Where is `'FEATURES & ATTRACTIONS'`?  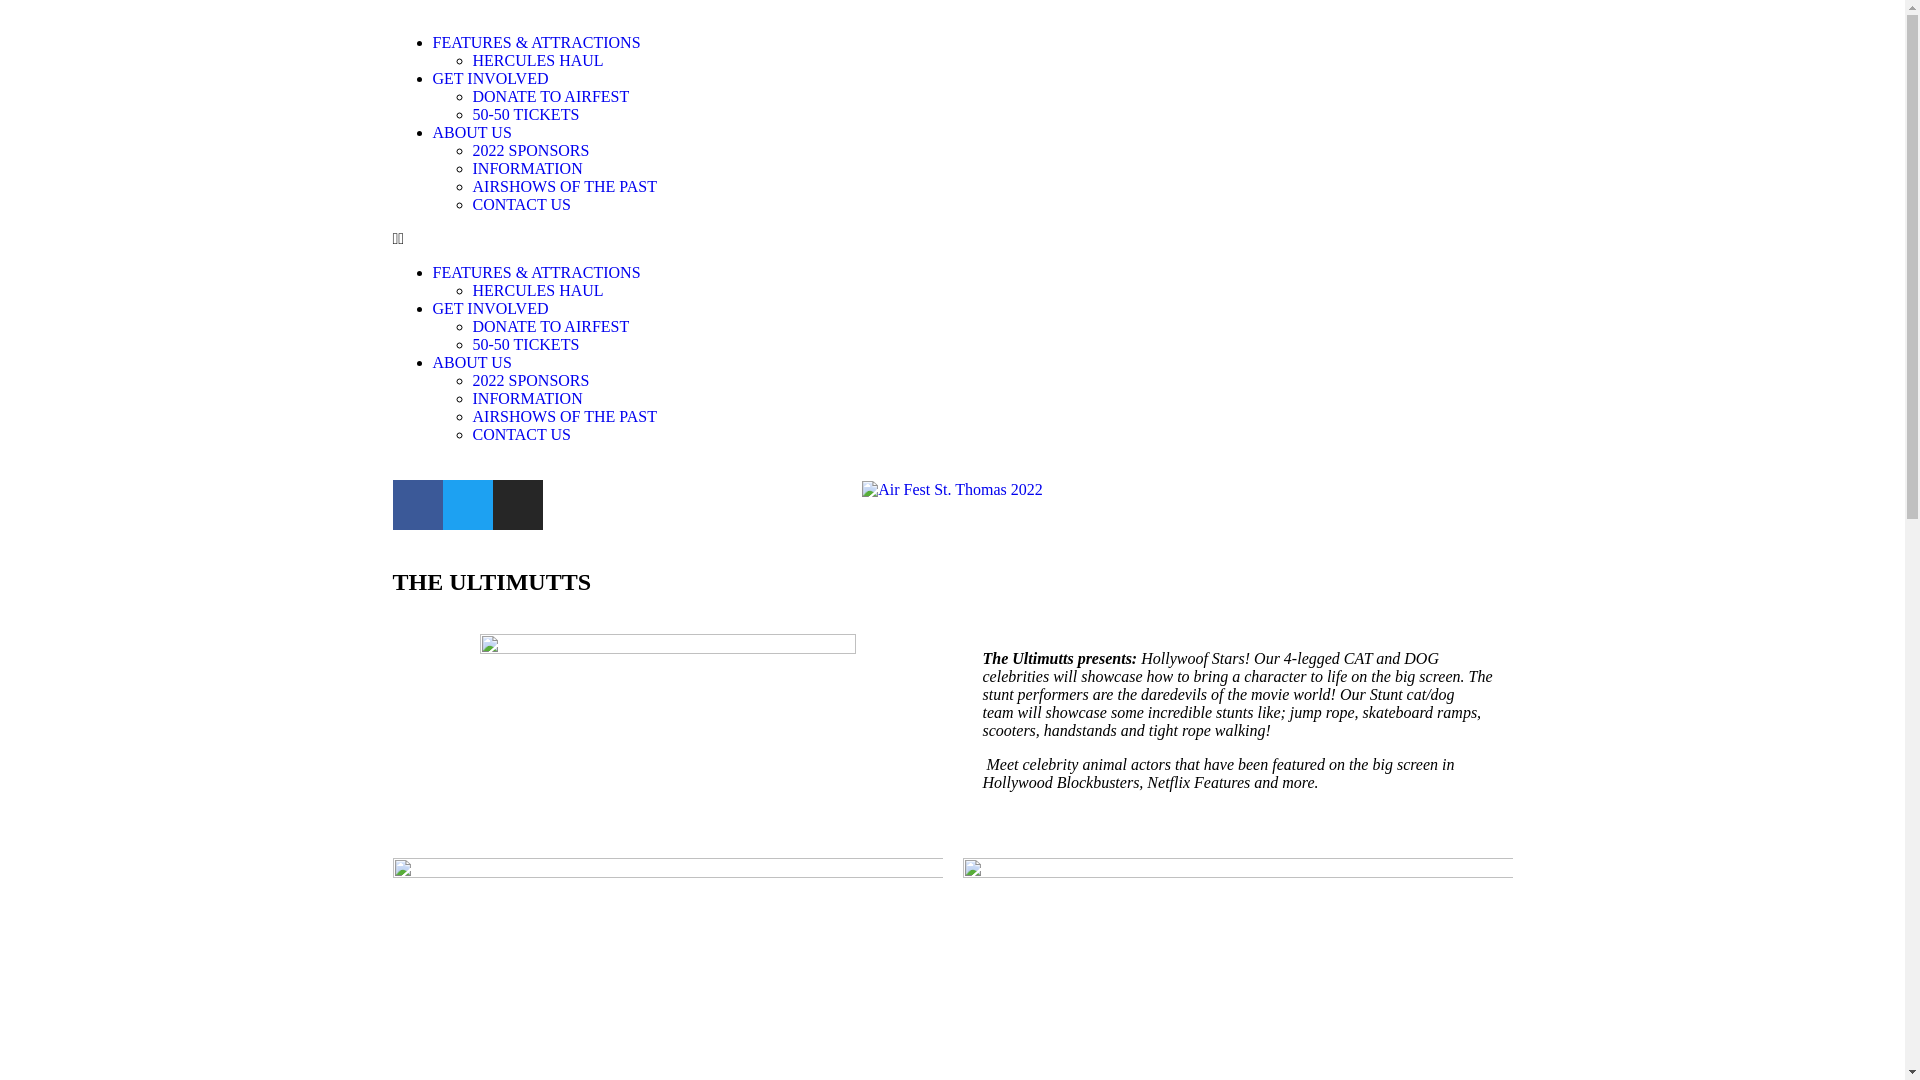 'FEATURES & ATTRACTIONS' is located at coordinates (536, 272).